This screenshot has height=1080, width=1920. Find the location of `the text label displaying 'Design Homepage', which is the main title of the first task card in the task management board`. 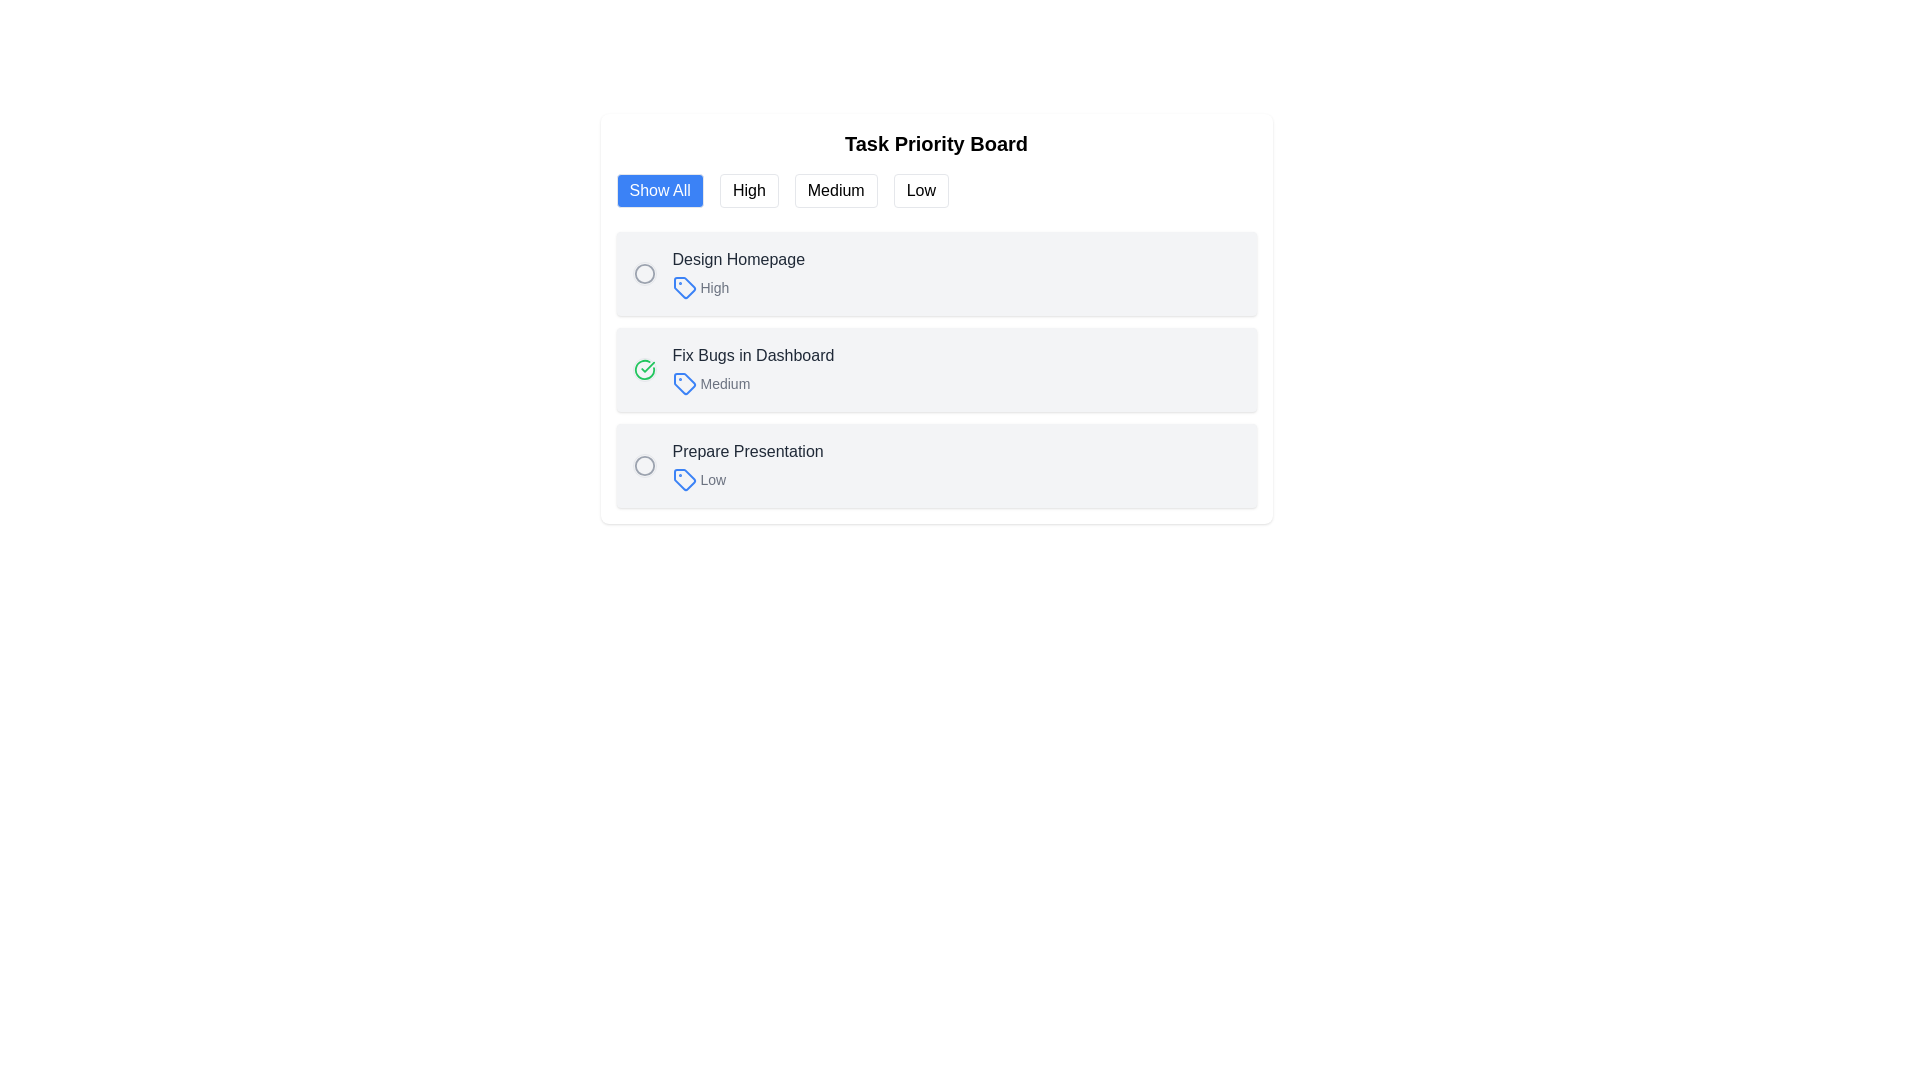

the text label displaying 'Design Homepage', which is the main title of the first task card in the task management board is located at coordinates (737, 258).